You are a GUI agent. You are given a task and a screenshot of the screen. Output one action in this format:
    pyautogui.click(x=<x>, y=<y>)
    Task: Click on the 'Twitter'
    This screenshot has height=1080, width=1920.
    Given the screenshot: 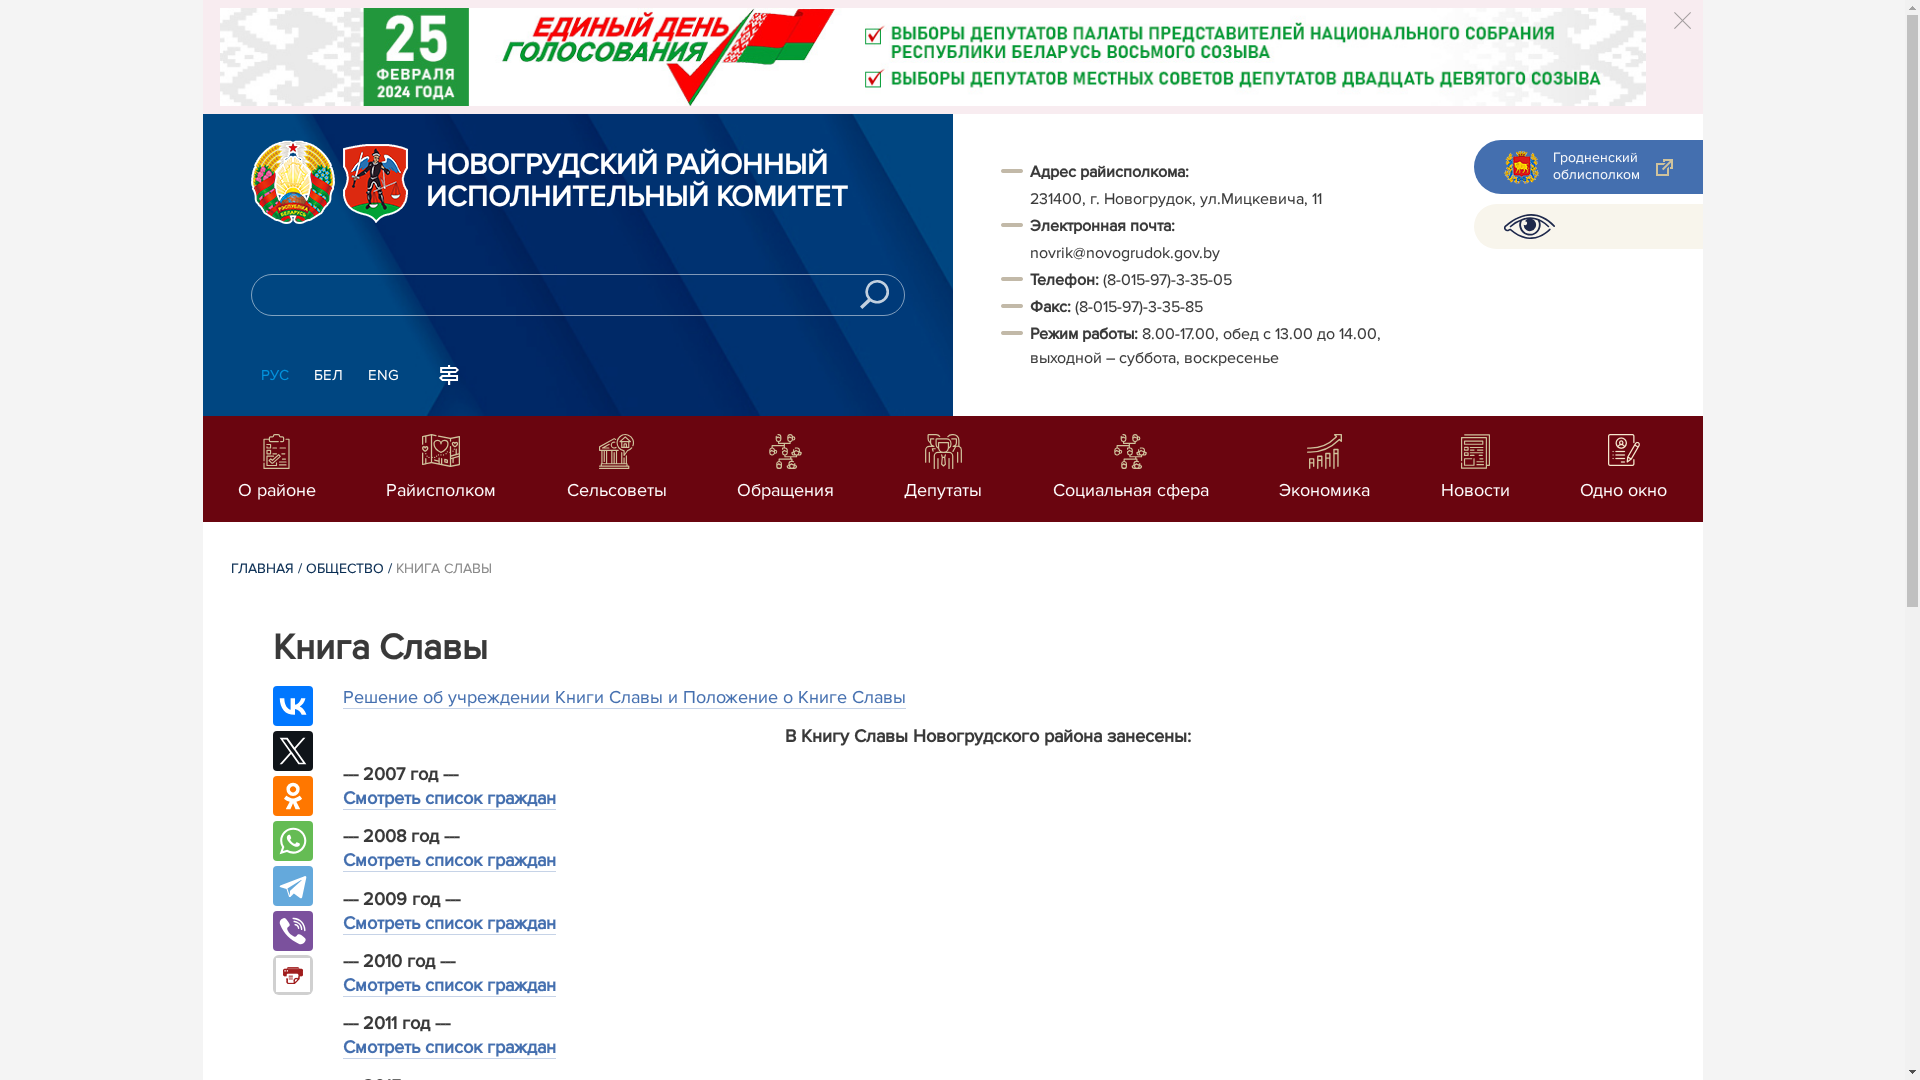 What is the action you would take?
    pyautogui.click(x=291, y=751)
    